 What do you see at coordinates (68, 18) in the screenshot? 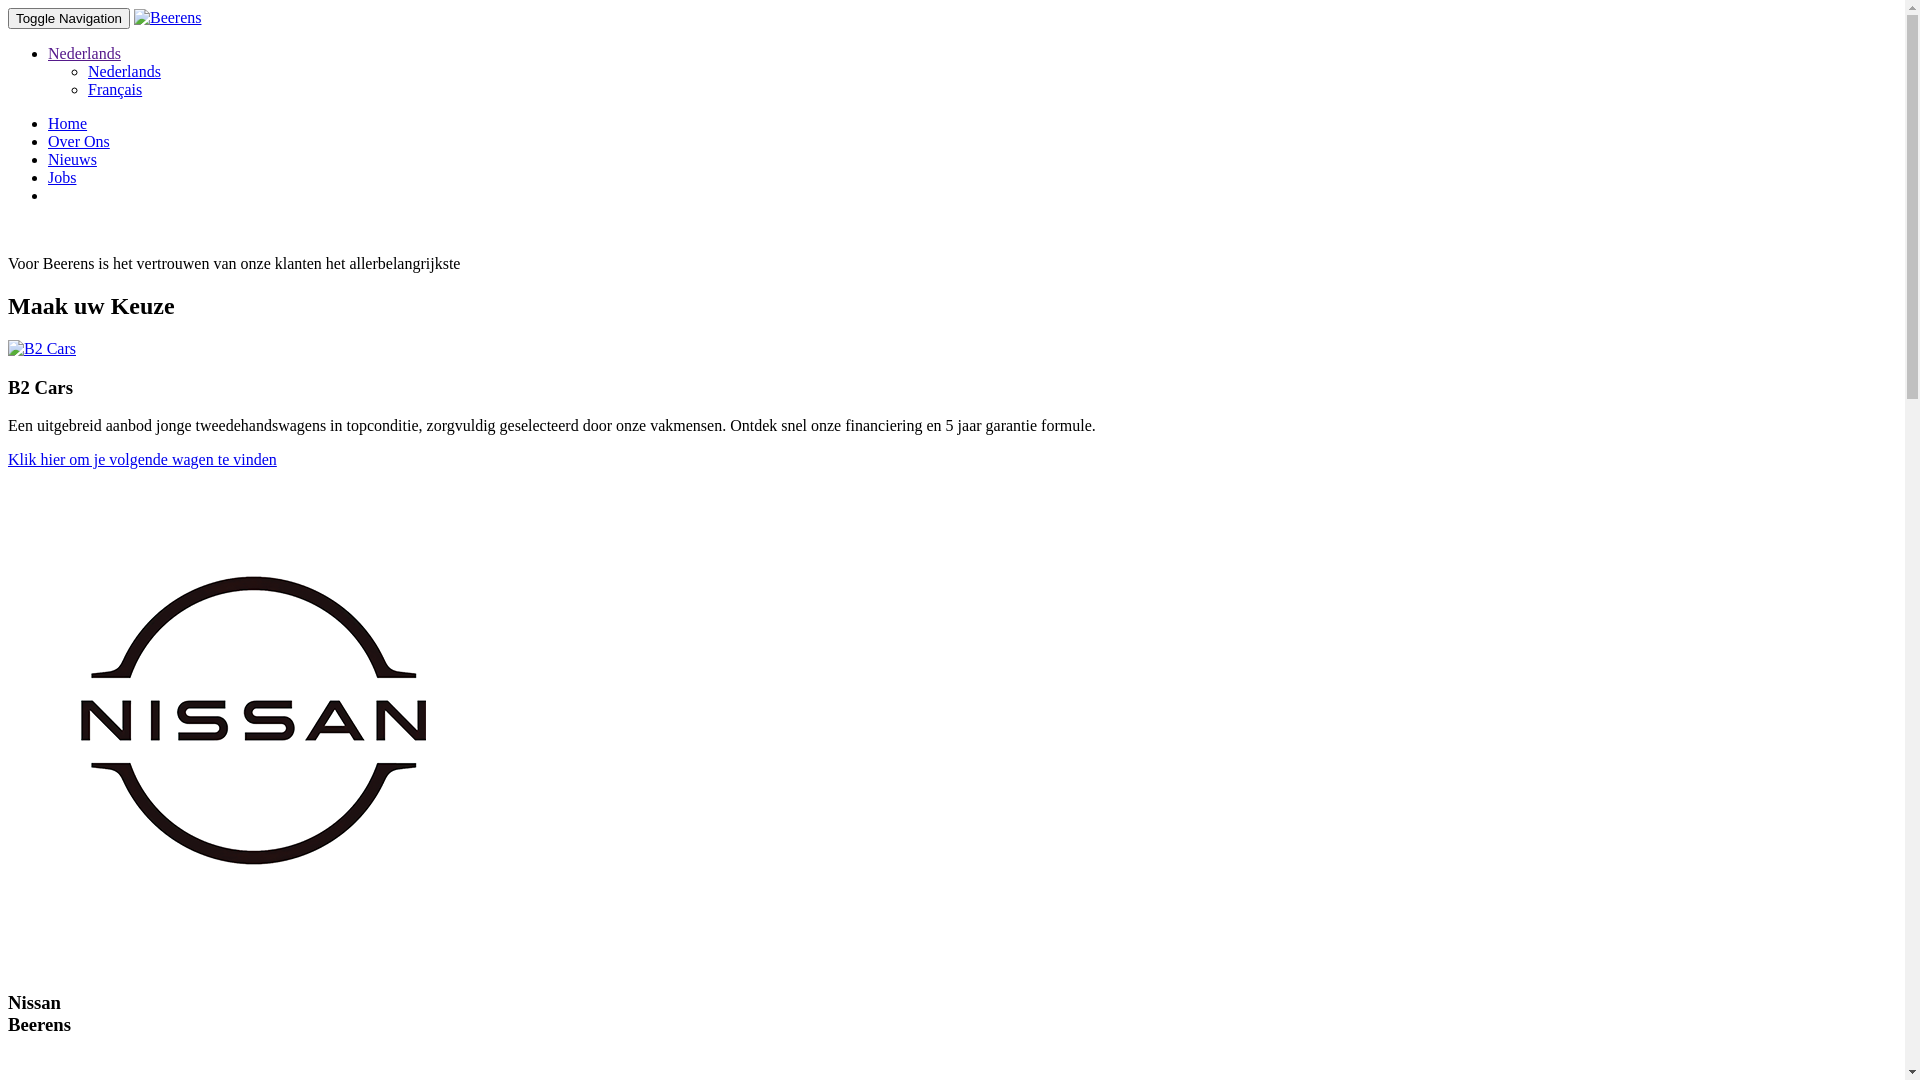
I see `'Toggle Navigation'` at bounding box center [68, 18].